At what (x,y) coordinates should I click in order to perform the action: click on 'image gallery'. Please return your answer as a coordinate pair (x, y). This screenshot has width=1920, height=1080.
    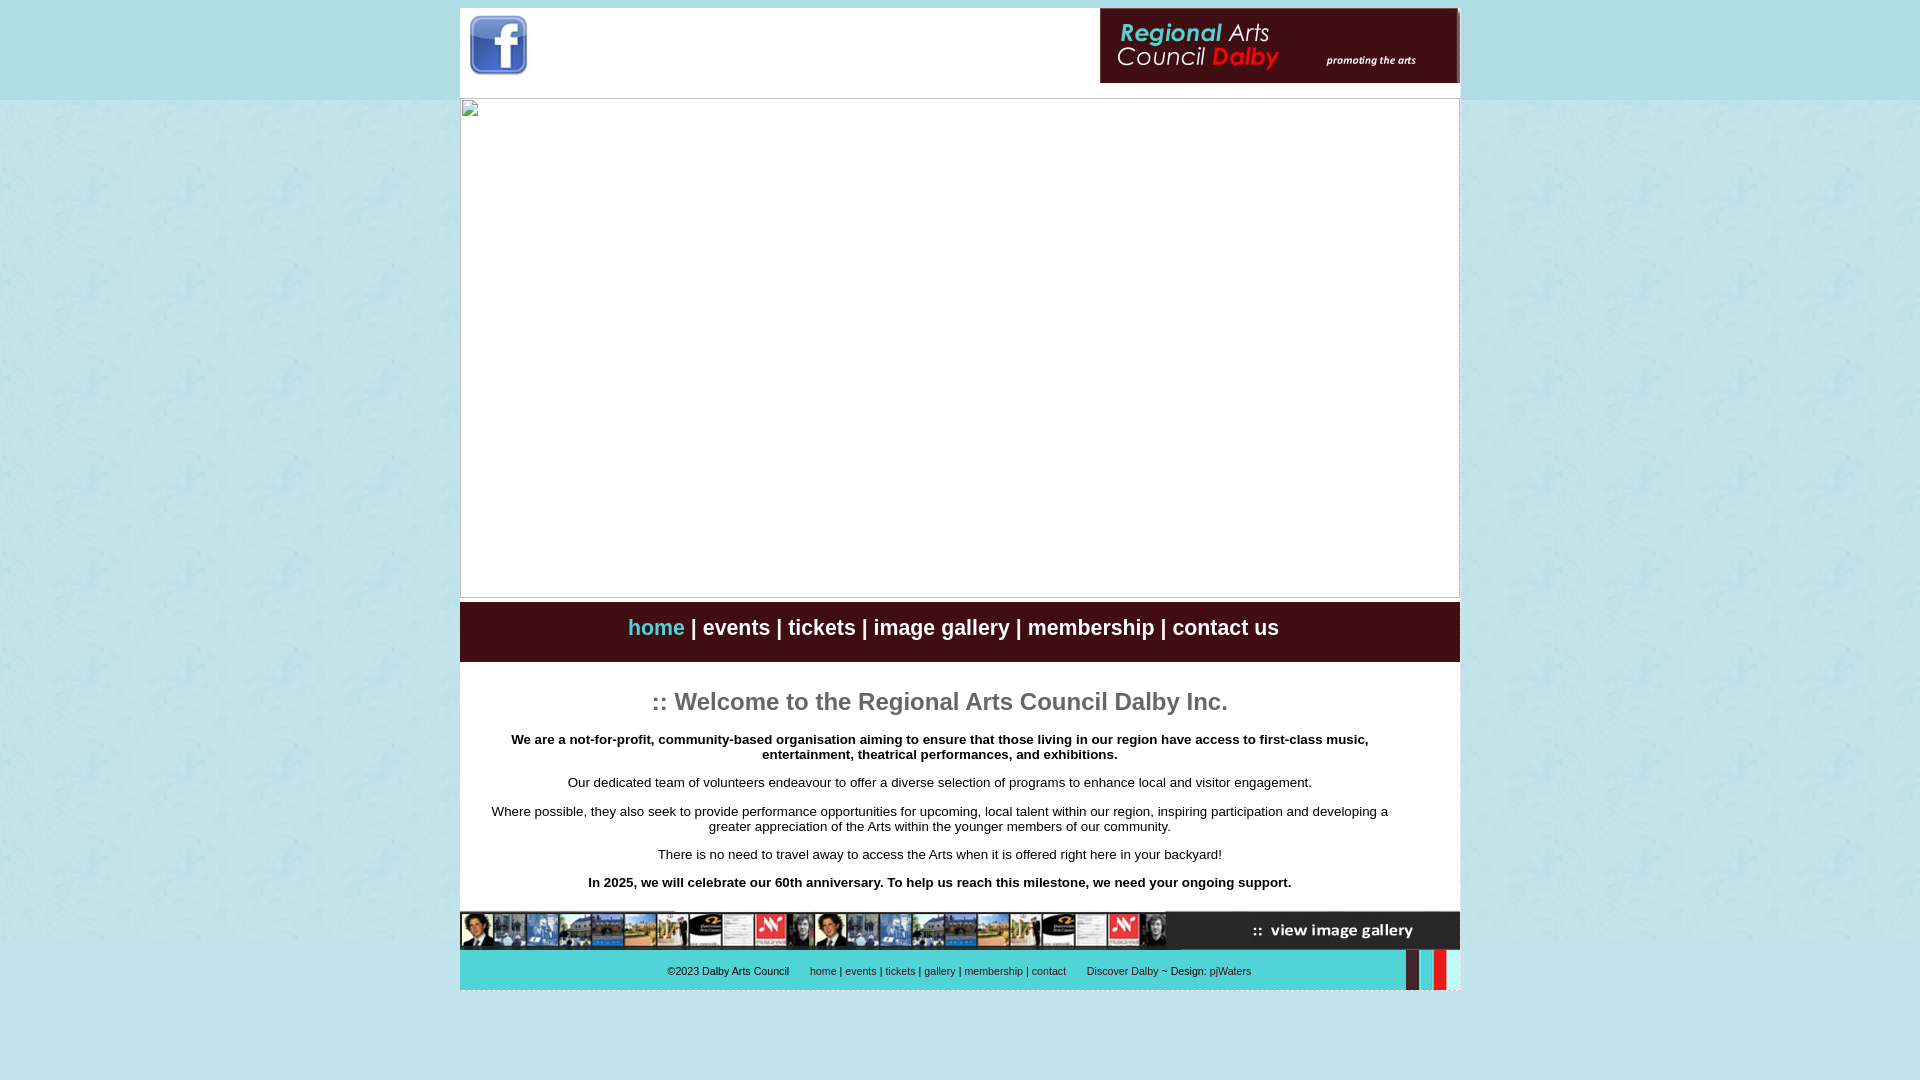
    Looking at the image, I should click on (940, 627).